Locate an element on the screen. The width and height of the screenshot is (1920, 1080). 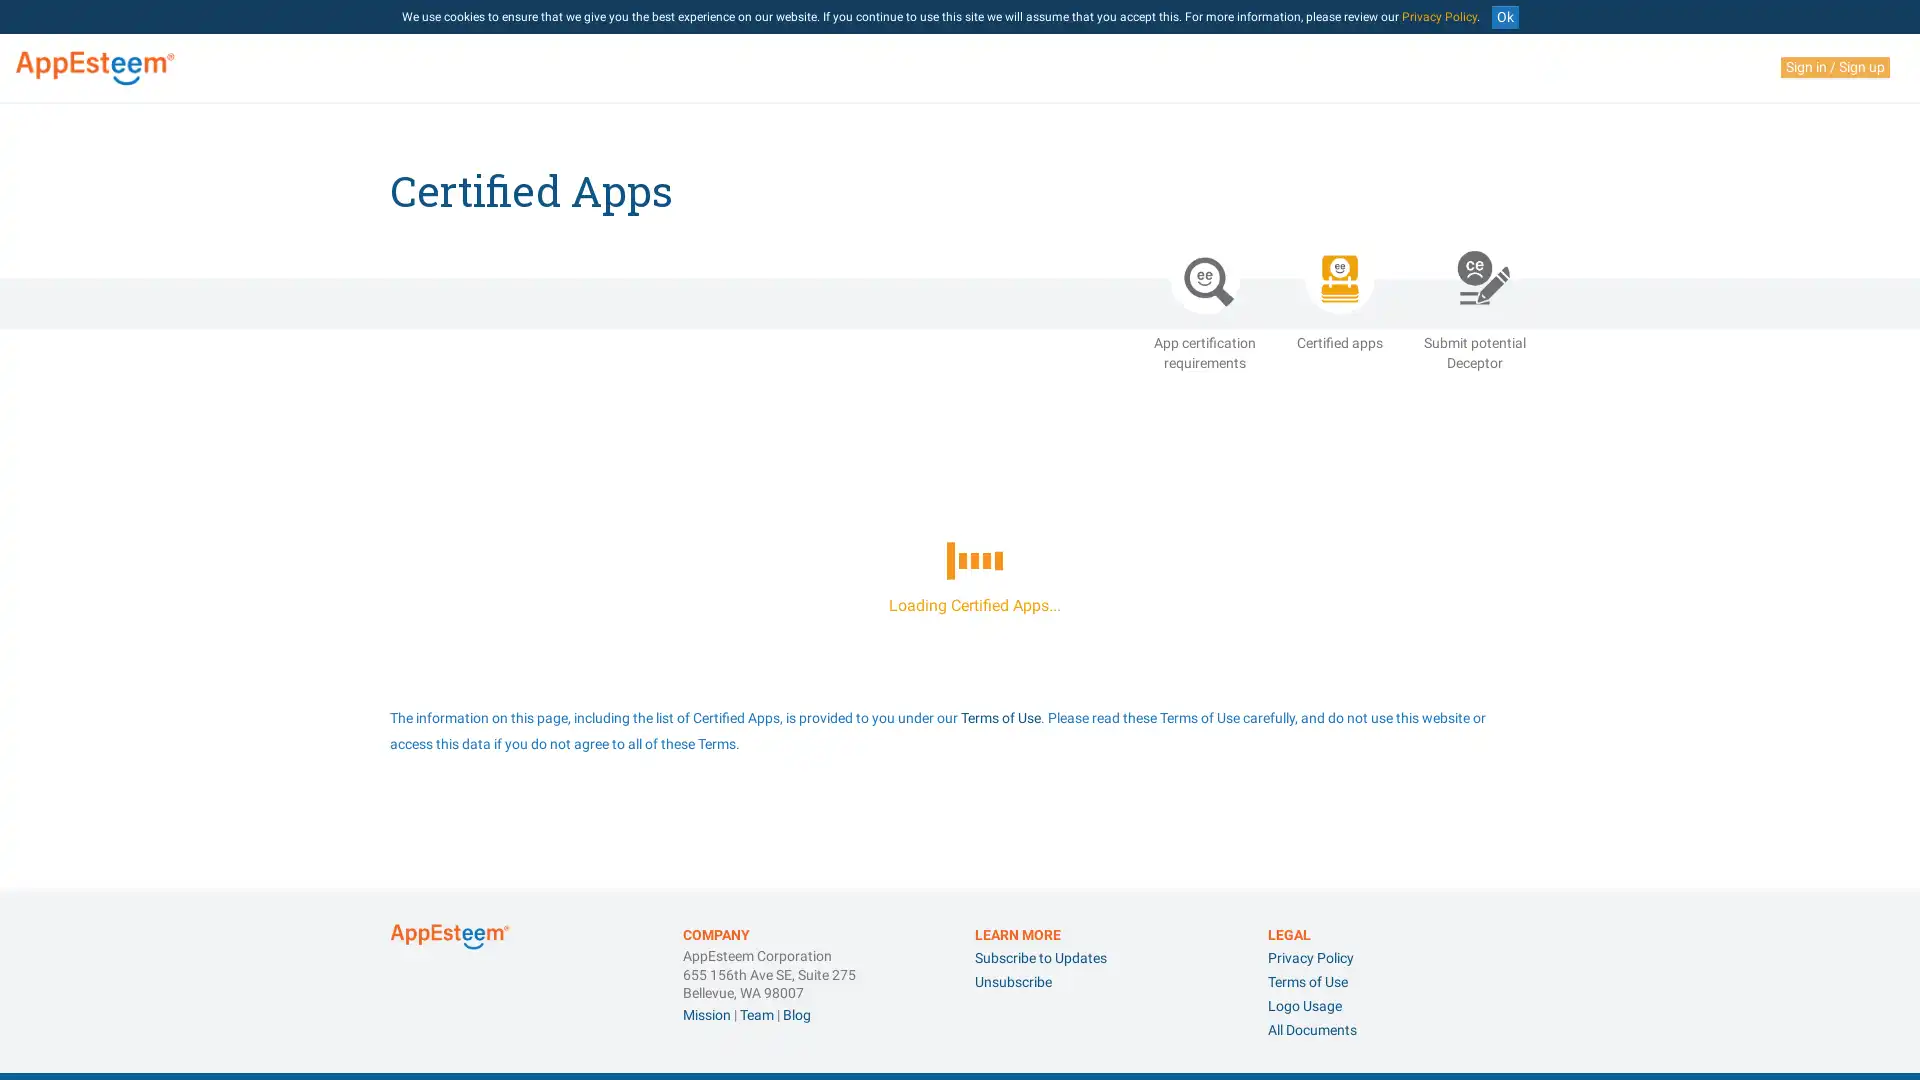
Search is located at coordinates (1493, 664).